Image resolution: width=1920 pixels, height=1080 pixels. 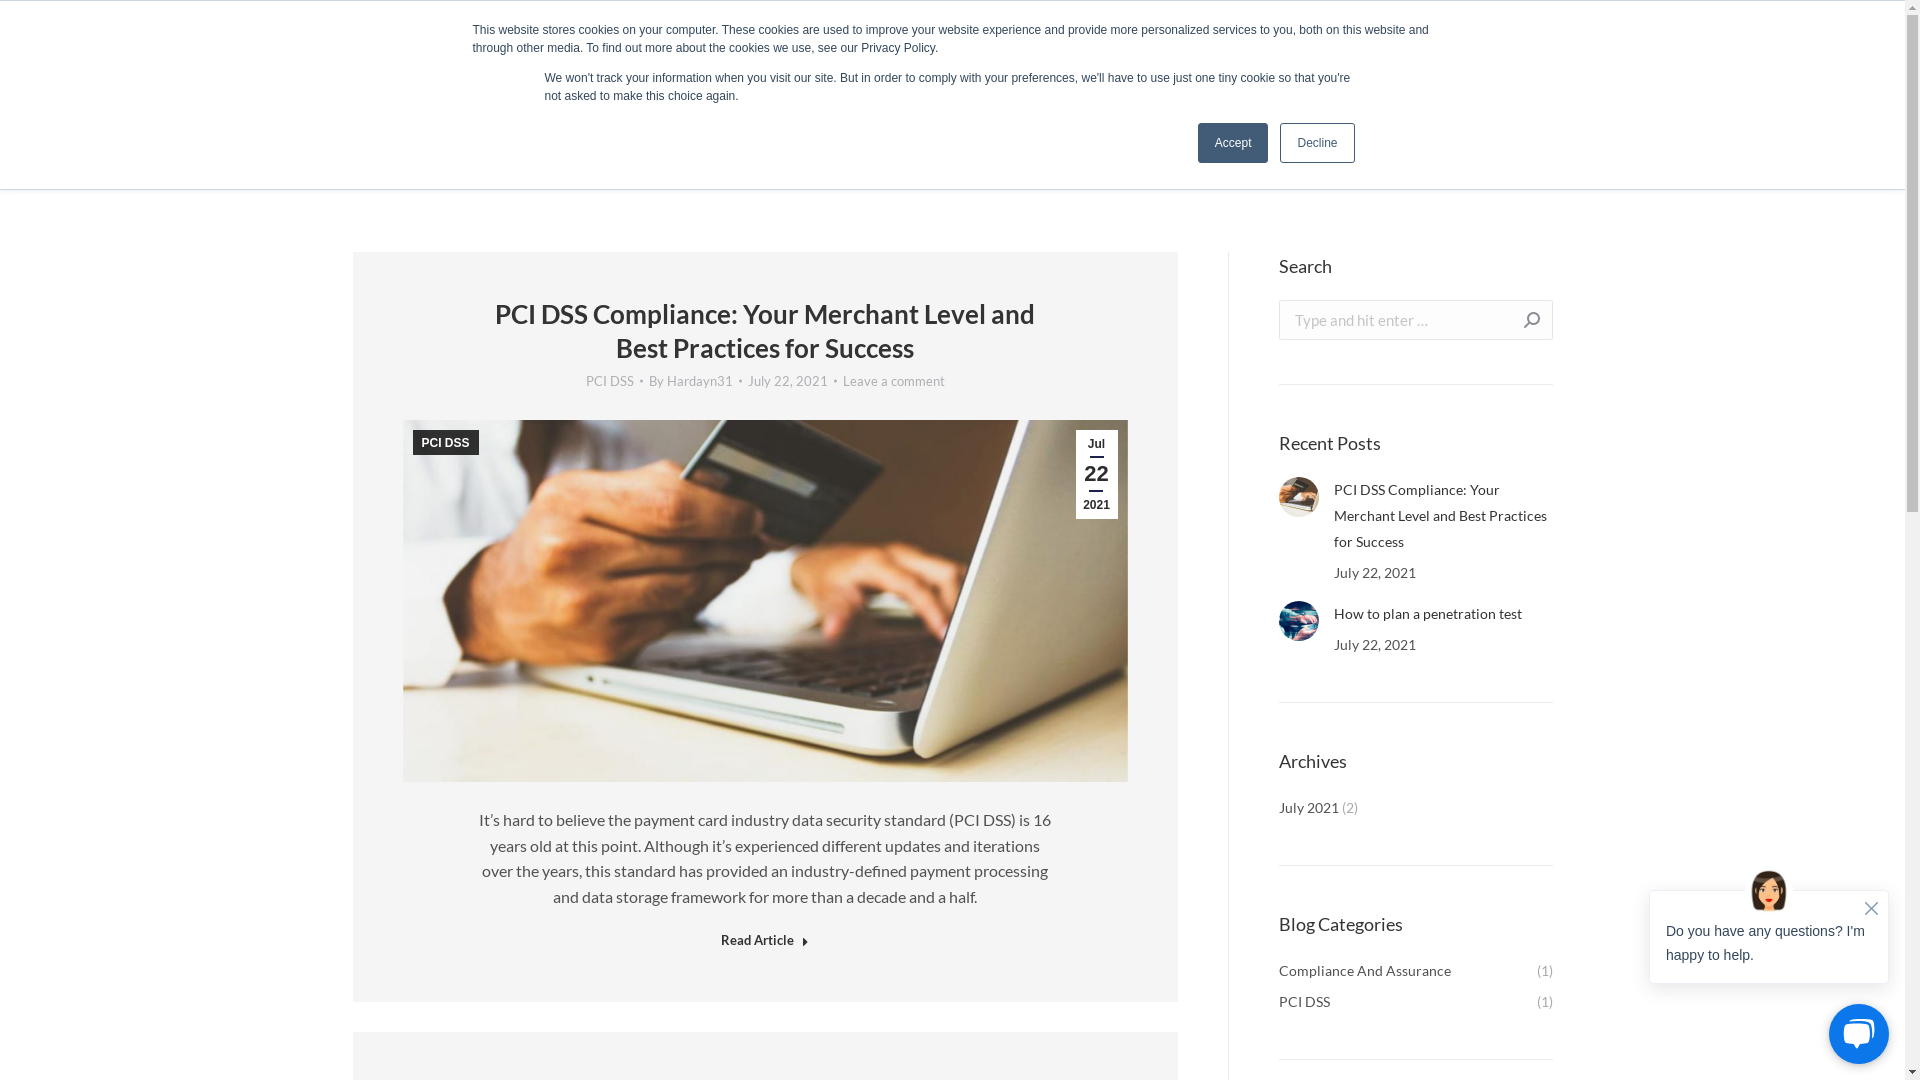 What do you see at coordinates (1096, 474) in the screenshot?
I see `'Jul` at bounding box center [1096, 474].